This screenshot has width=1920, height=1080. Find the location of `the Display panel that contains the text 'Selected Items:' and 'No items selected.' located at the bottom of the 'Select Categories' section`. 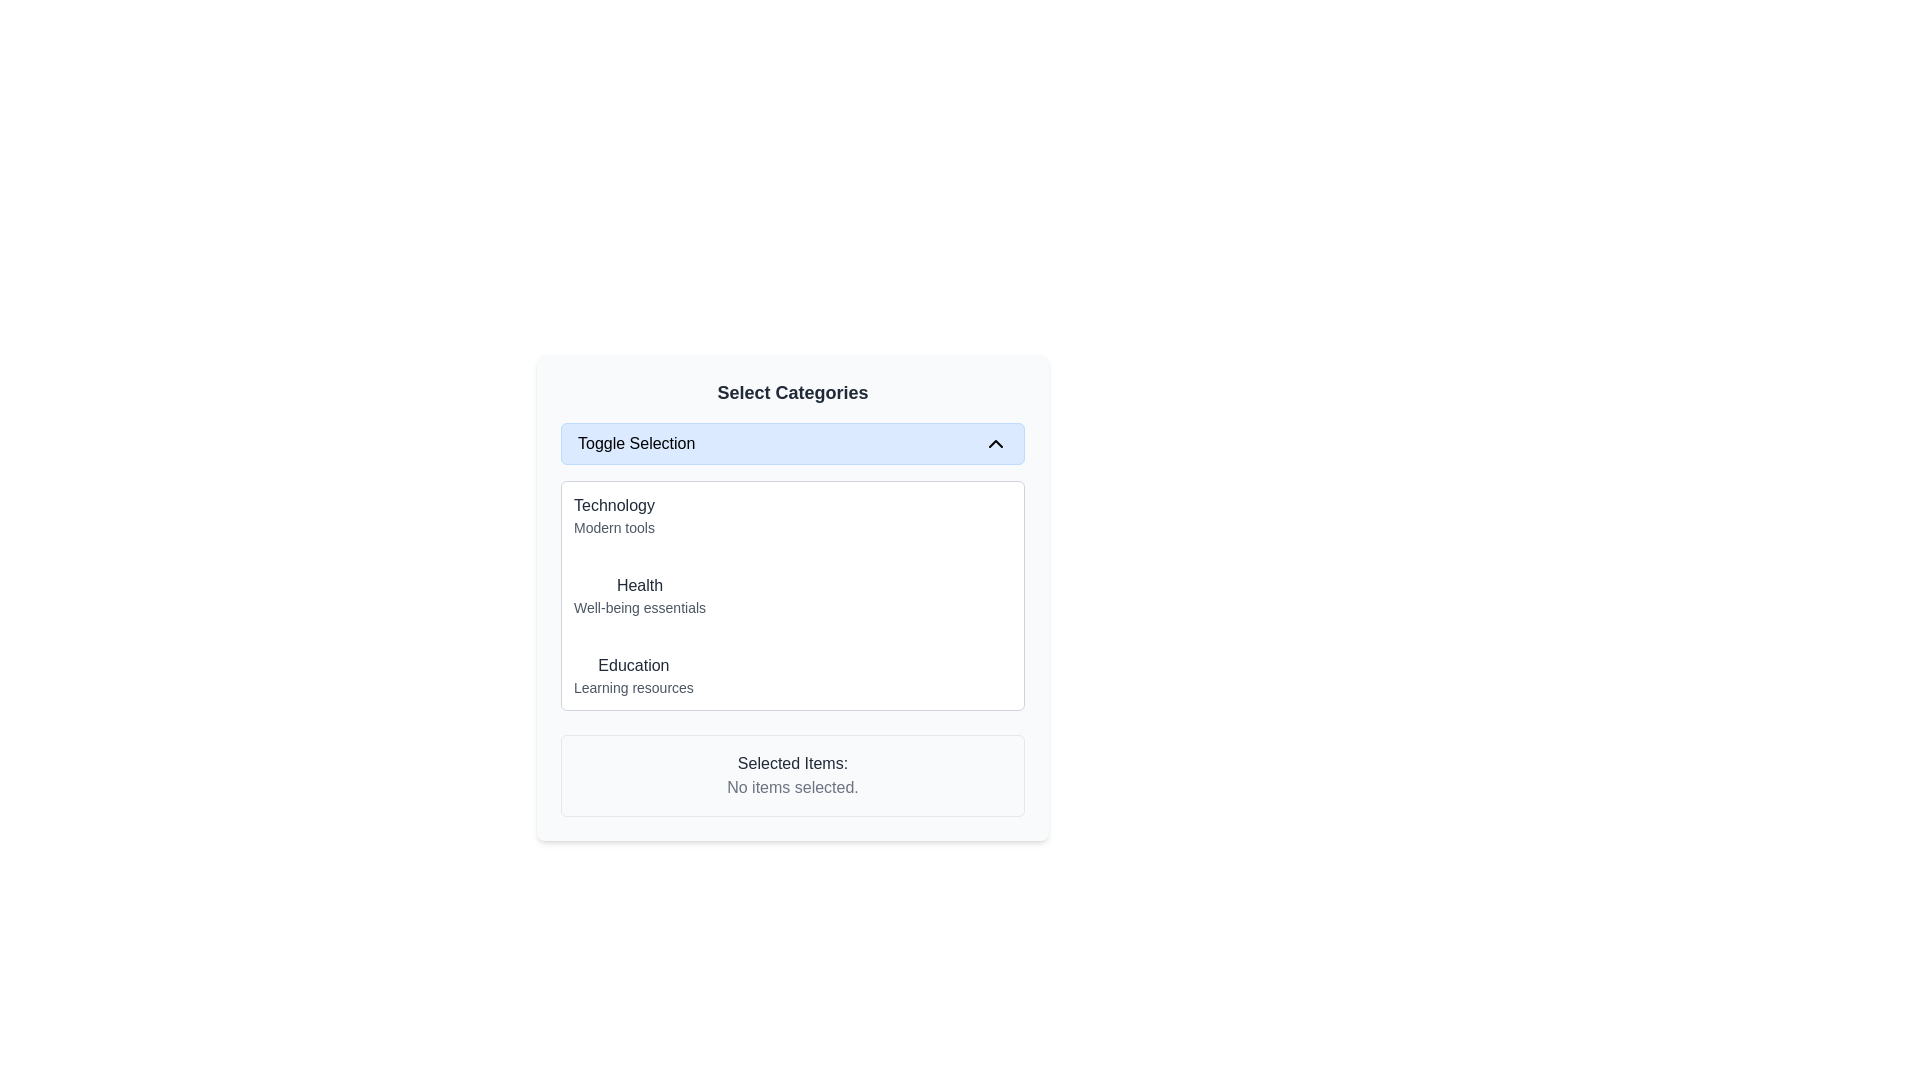

the Display panel that contains the text 'Selected Items:' and 'No items selected.' located at the bottom of the 'Select Categories' section is located at coordinates (791, 774).